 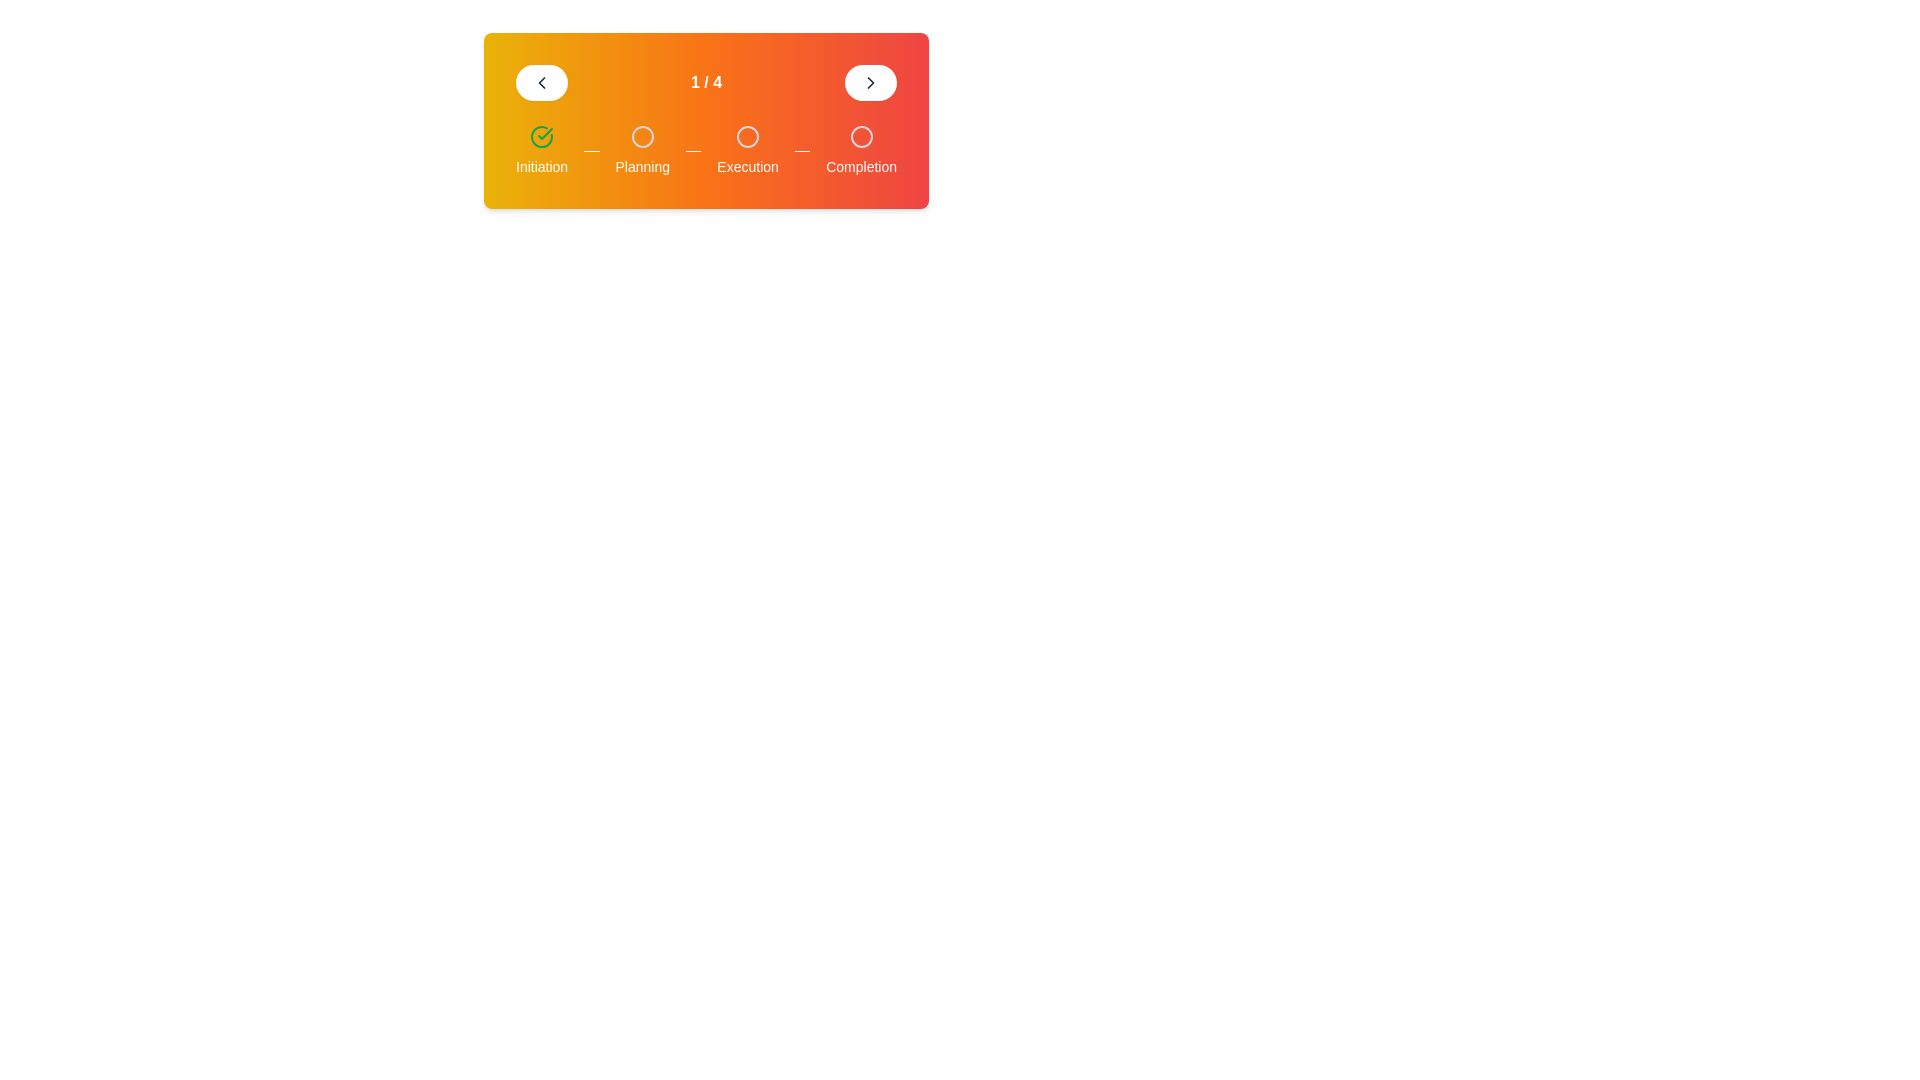 What do you see at coordinates (870, 82) in the screenshot?
I see `the circular button with a rightward-pointing chevron icon that is located on the far-right side of the navigation bar, adjacent to the '1 / 4' text label` at bounding box center [870, 82].